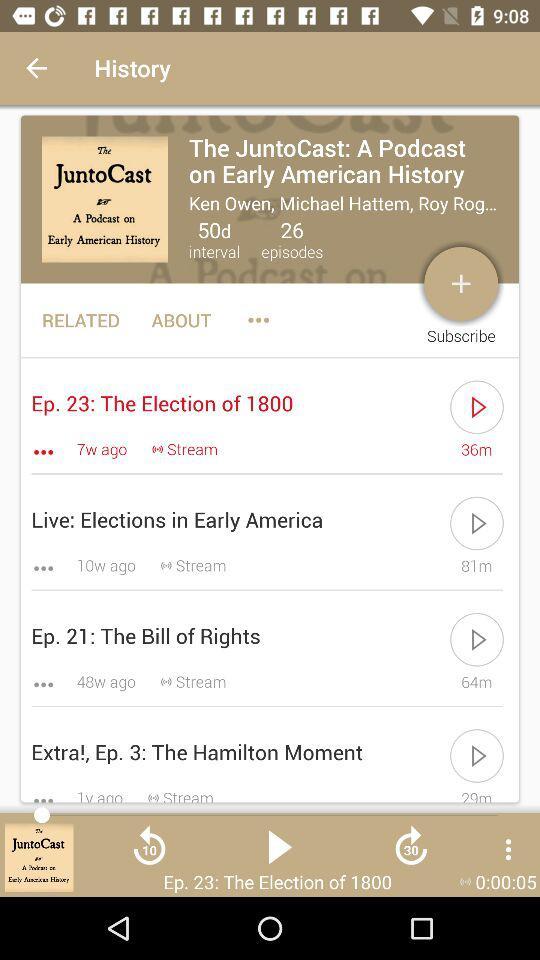 The height and width of the screenshot is (960, 540). I want to click on first option, so click(270, 199).